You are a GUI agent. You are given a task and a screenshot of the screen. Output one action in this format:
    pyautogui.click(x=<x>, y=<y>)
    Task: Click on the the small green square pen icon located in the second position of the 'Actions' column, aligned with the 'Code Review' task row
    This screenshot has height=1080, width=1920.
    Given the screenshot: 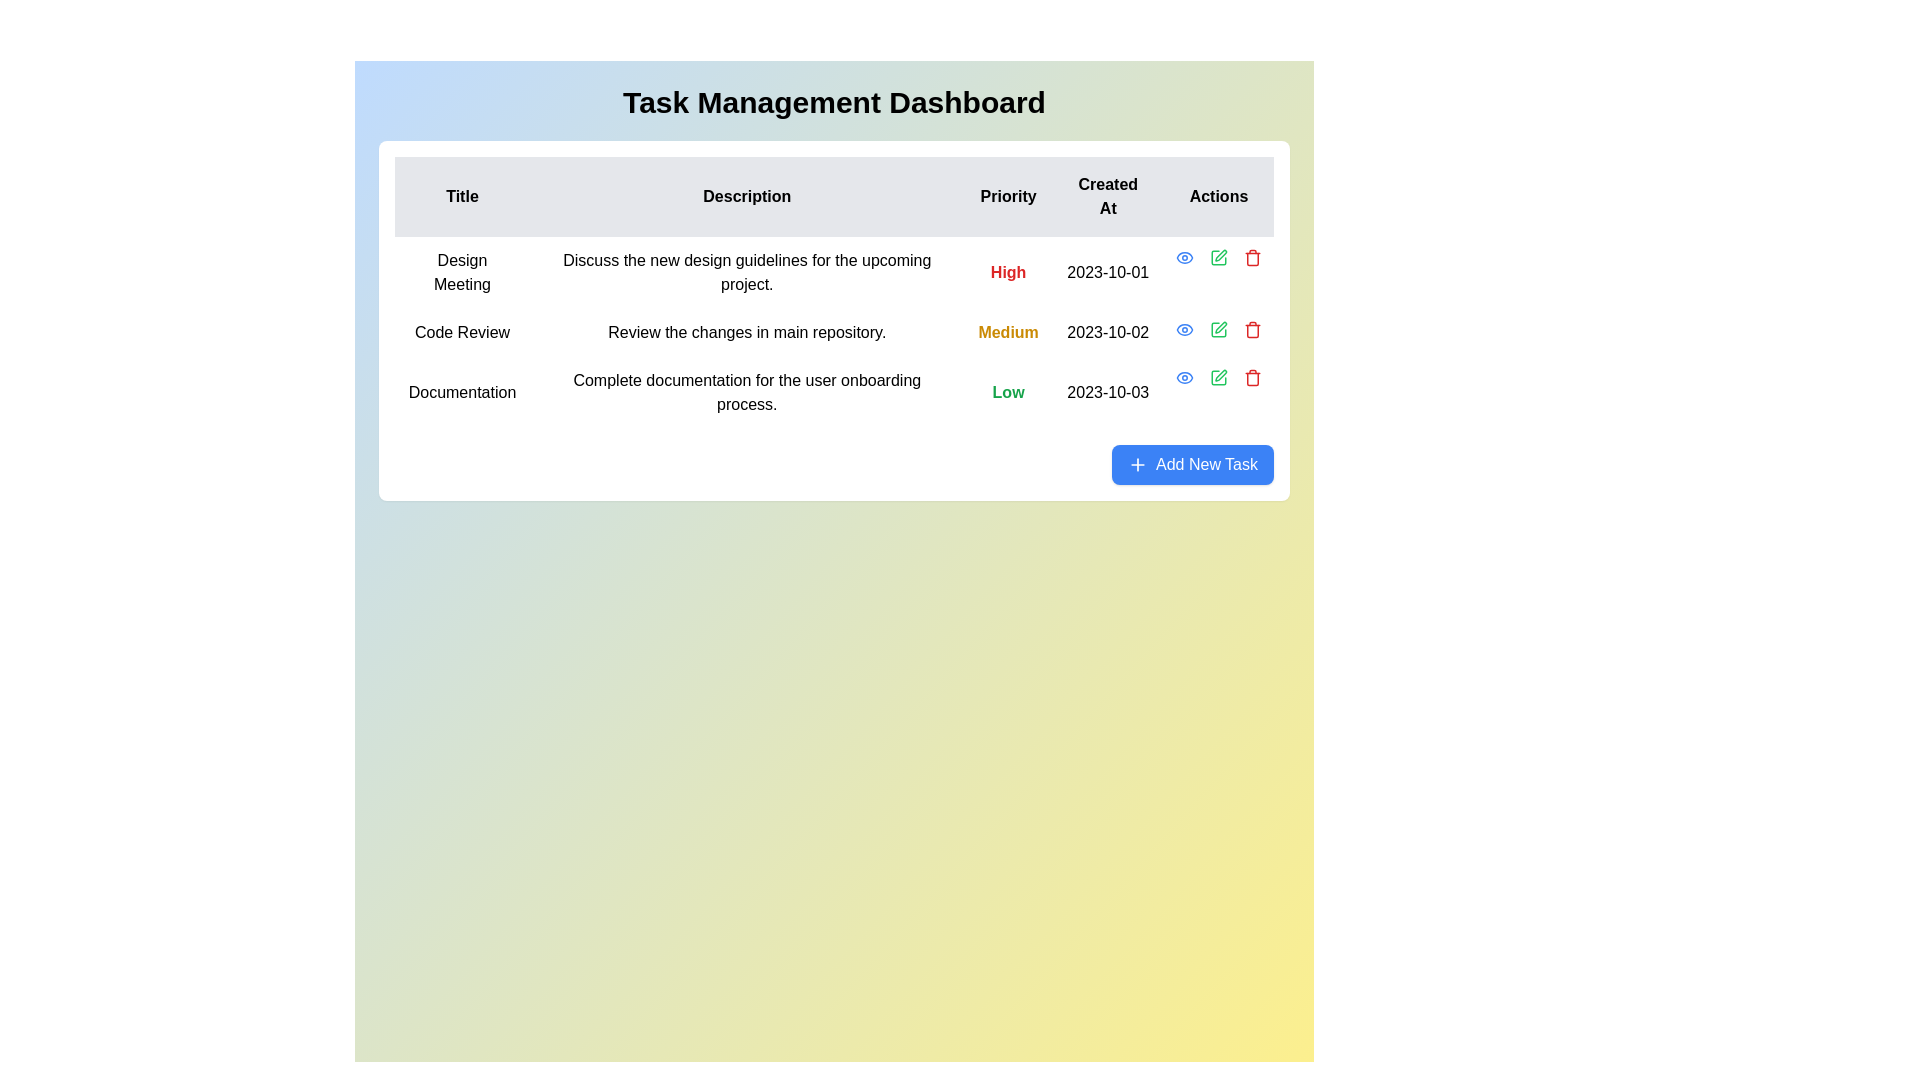 What is the action you would take?
    pyautogui.click(x=1218, y=257)
    